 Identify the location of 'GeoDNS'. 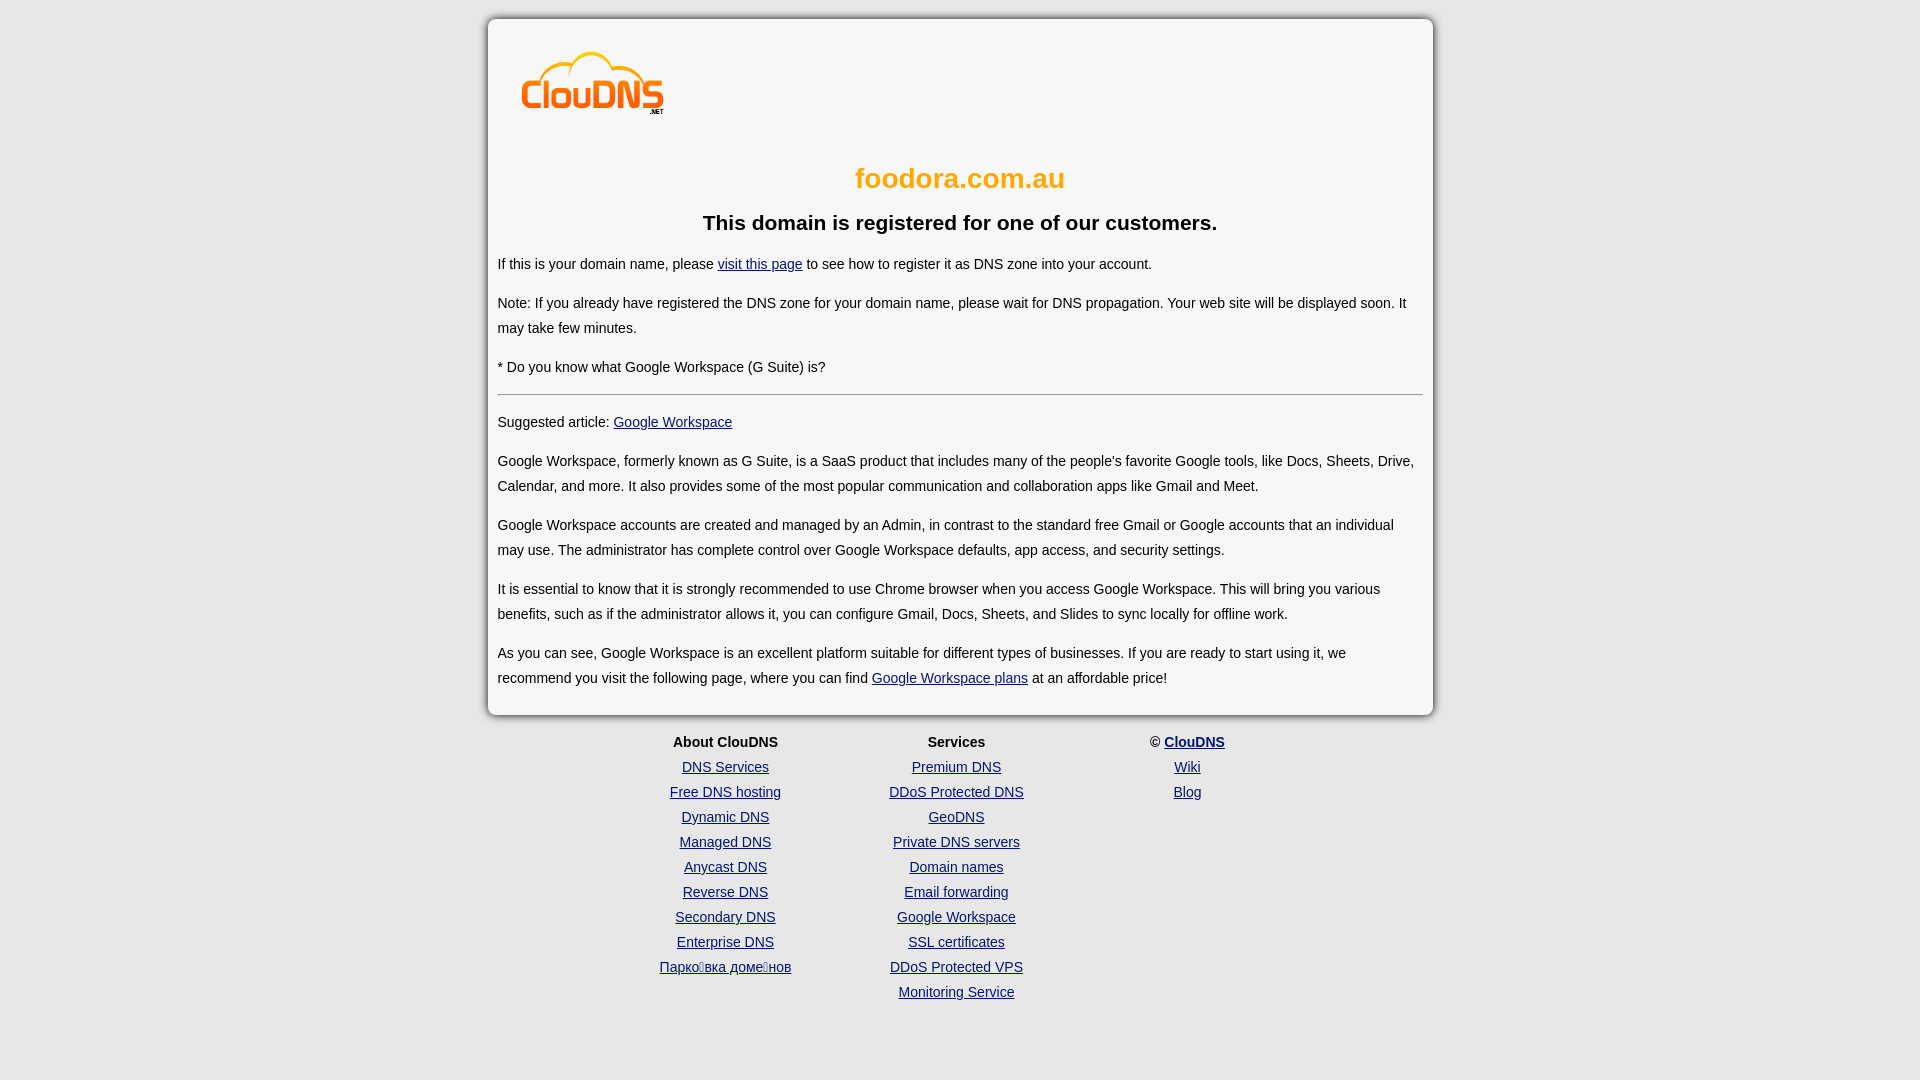
(926, 817).